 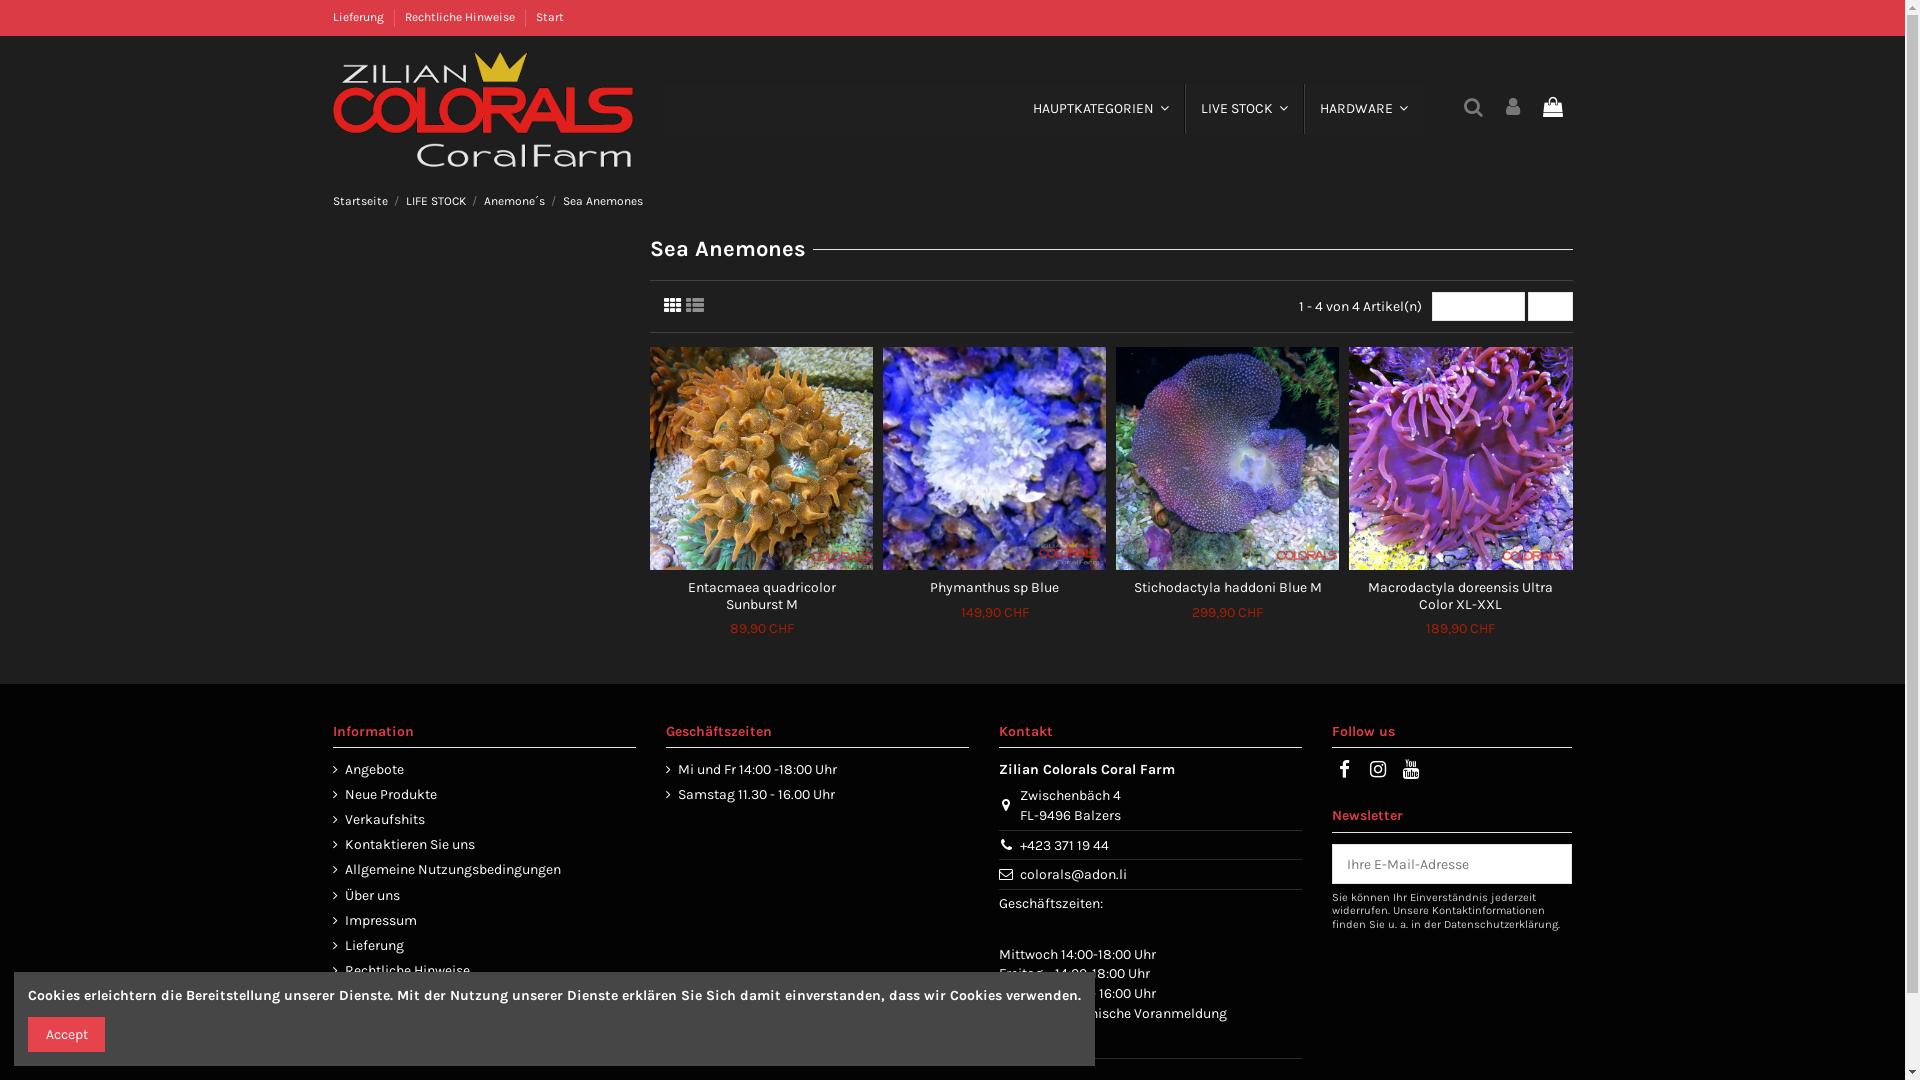 I want to click on 'Samstag 11.30 - 16.00 Uhr', so click(x=749, y=793).